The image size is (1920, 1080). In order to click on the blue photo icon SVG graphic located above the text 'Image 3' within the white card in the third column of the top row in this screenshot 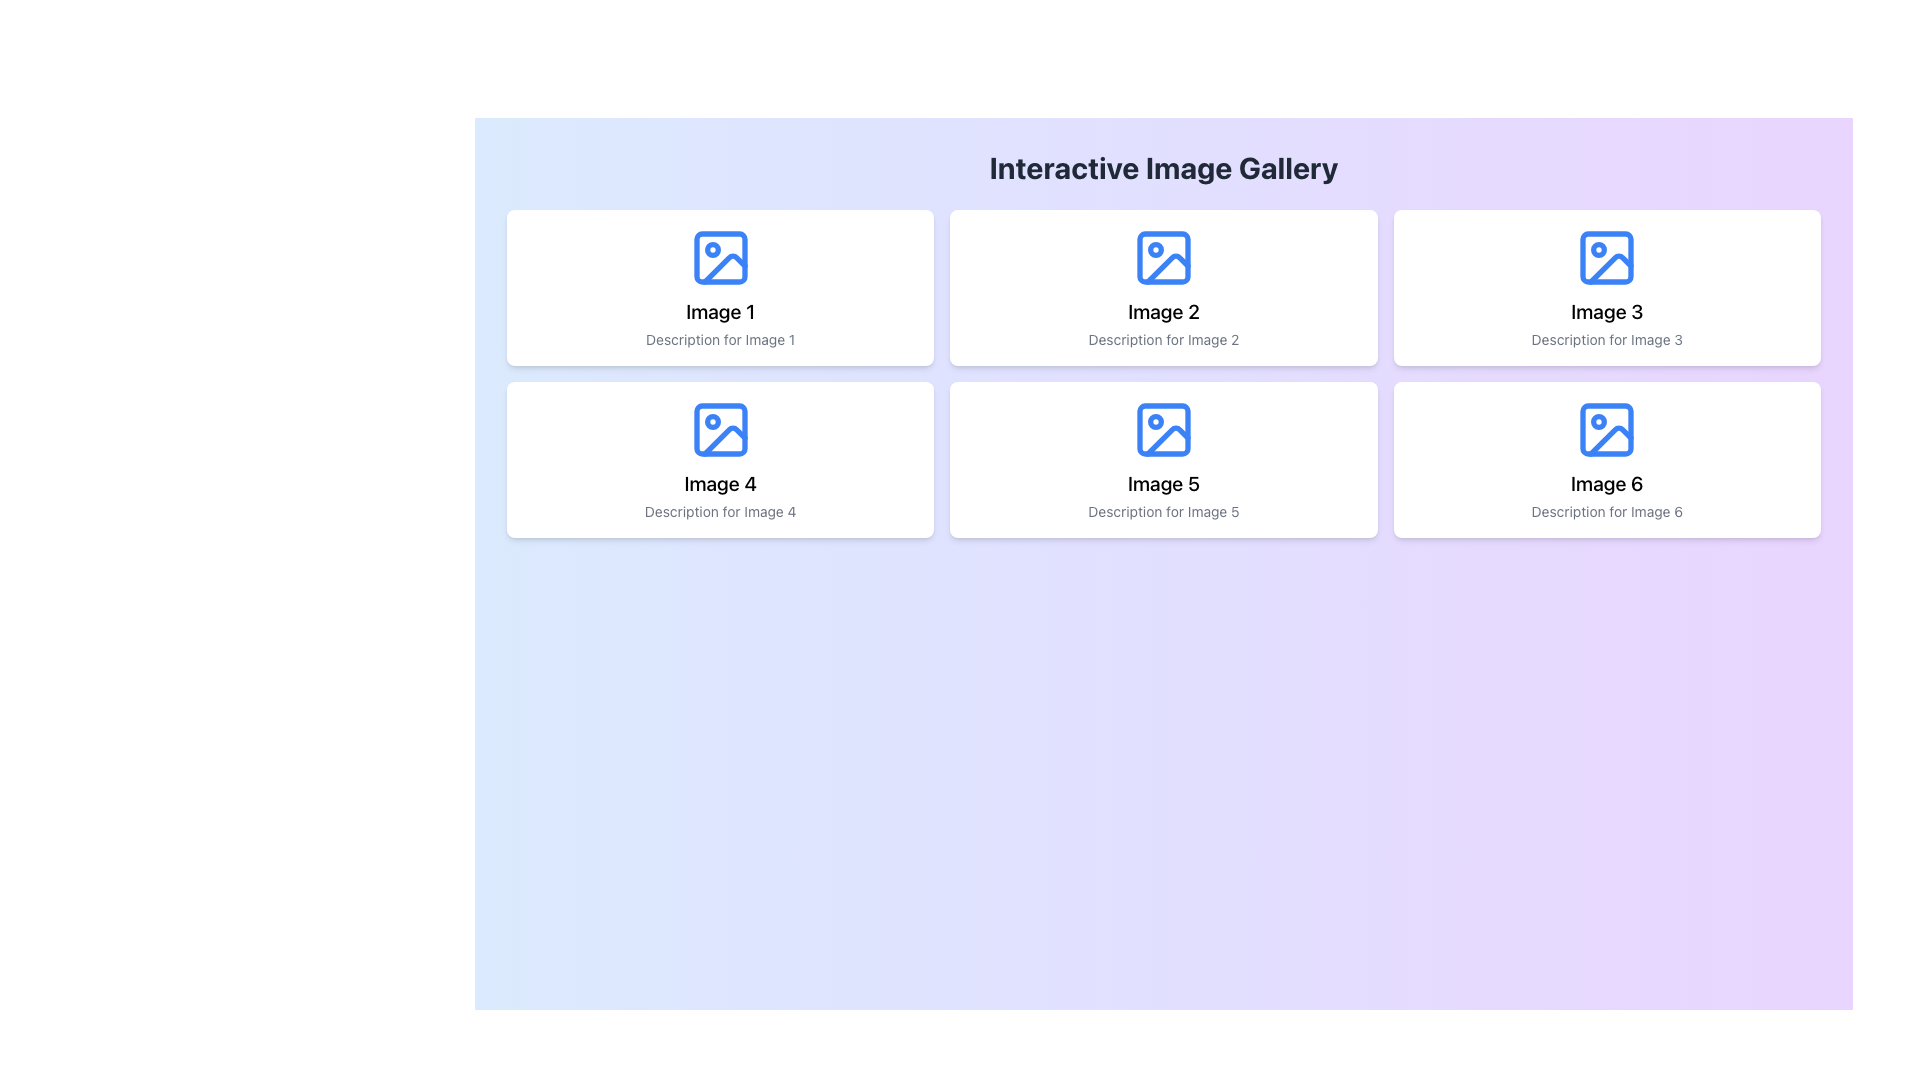, I will do `click(1607, 257)`.